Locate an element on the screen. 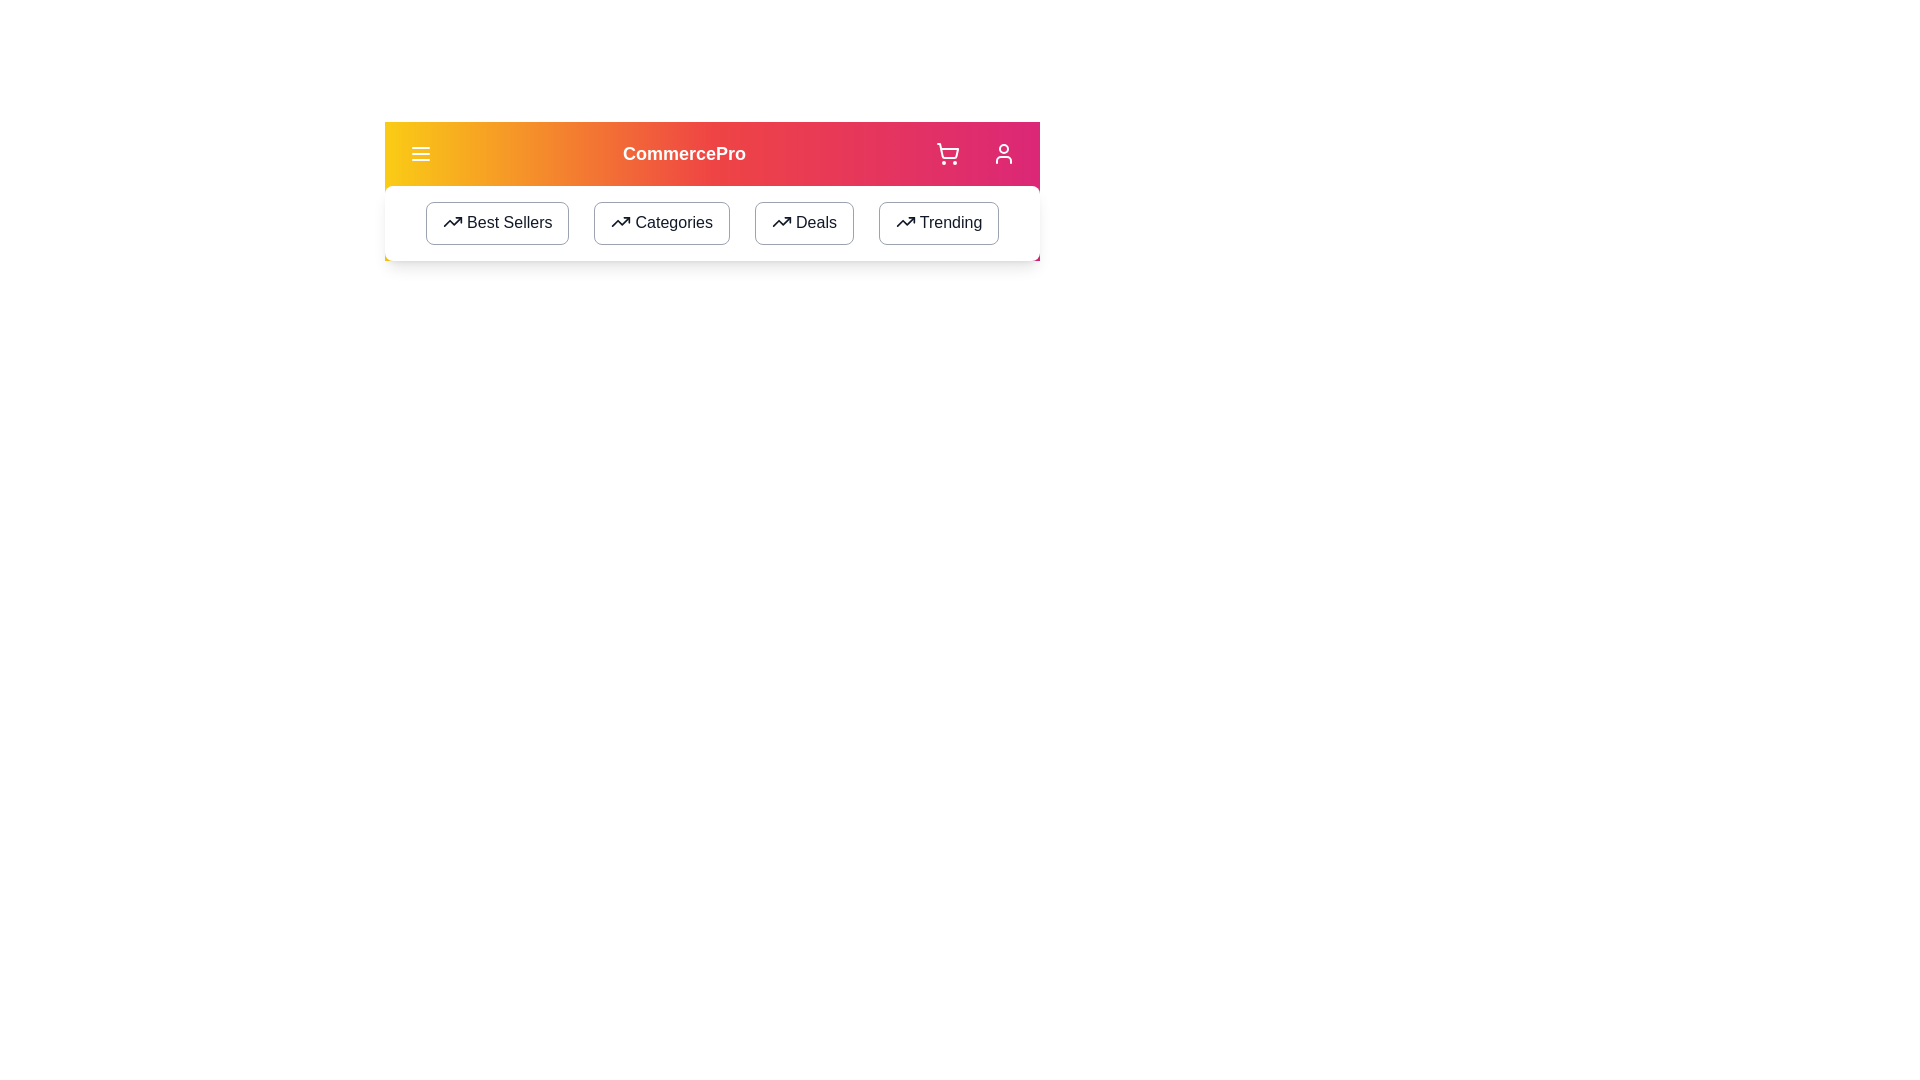 The width and height of the screenshot is (1920, 1080). the 'Deals' button to navigate to the 'Deals' section is located at coordinates (804, 223).